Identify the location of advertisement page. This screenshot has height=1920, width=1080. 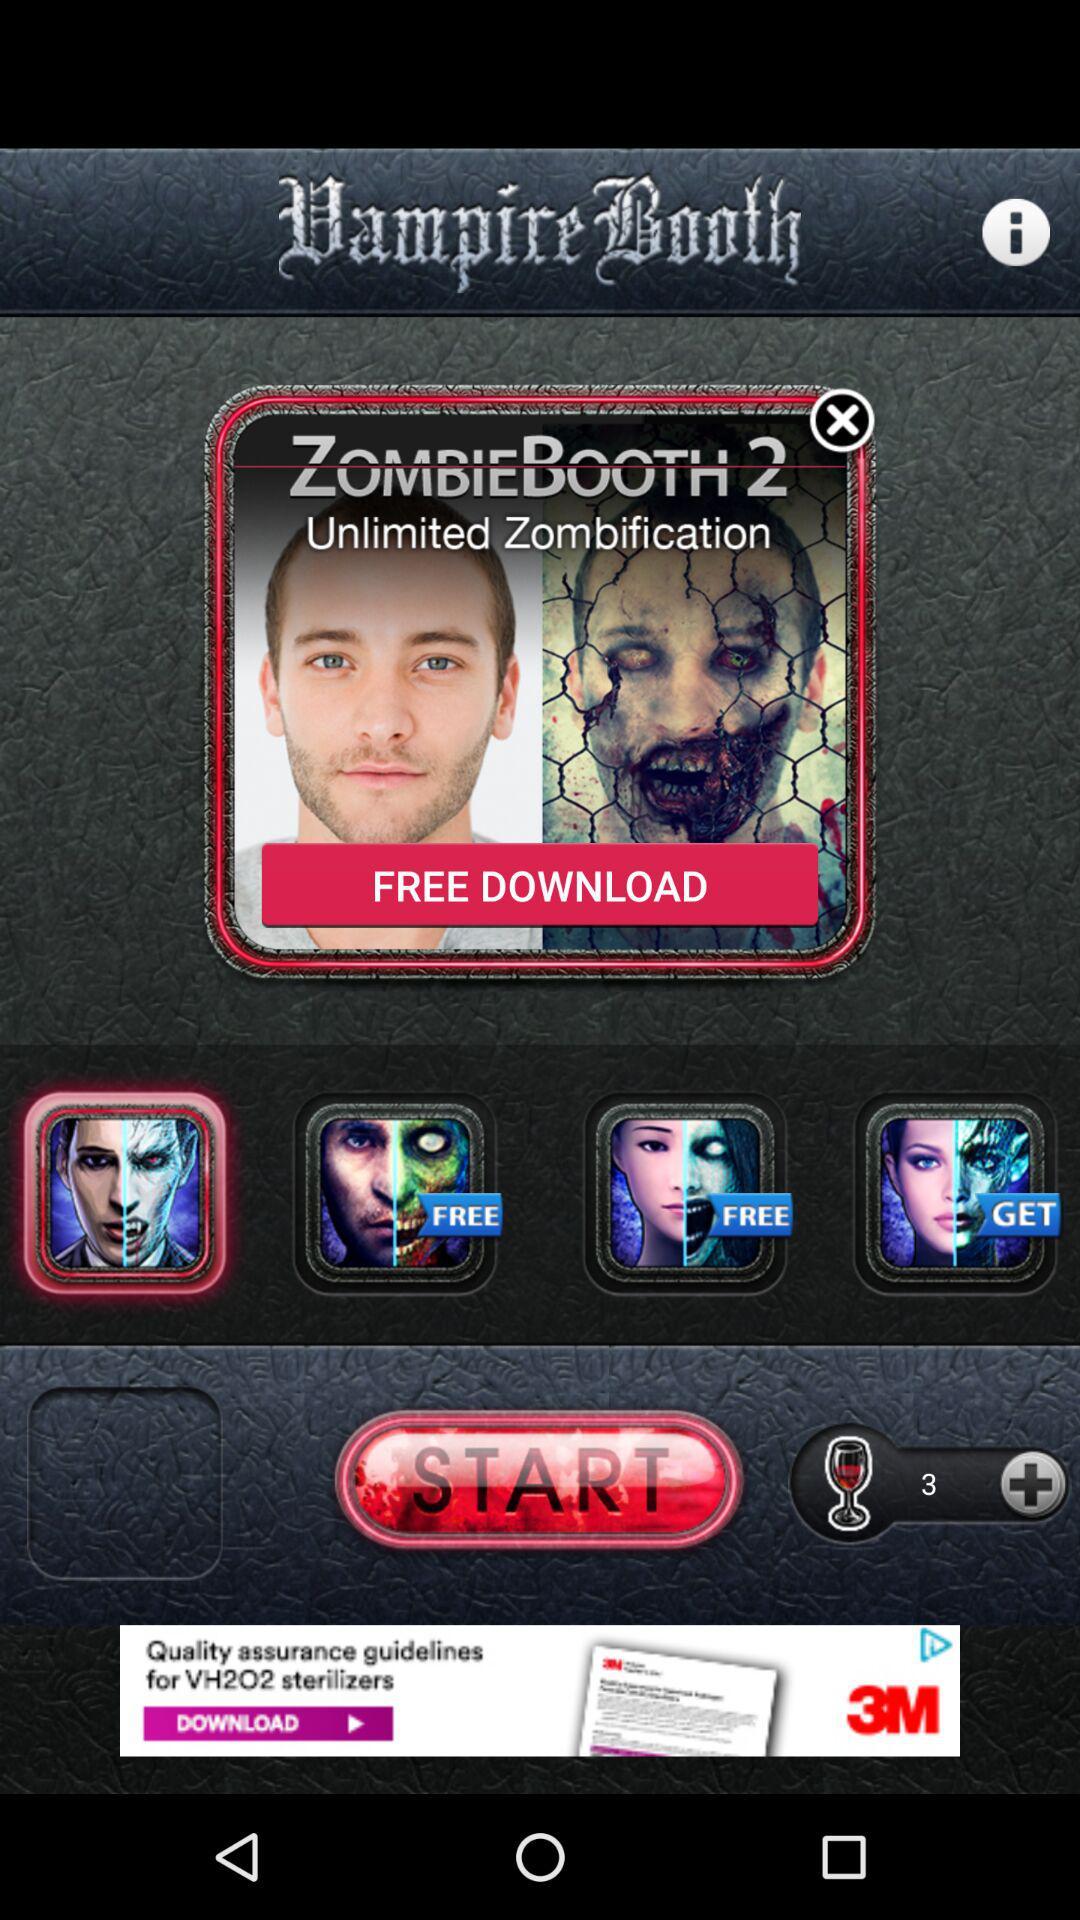
(540, 1689).